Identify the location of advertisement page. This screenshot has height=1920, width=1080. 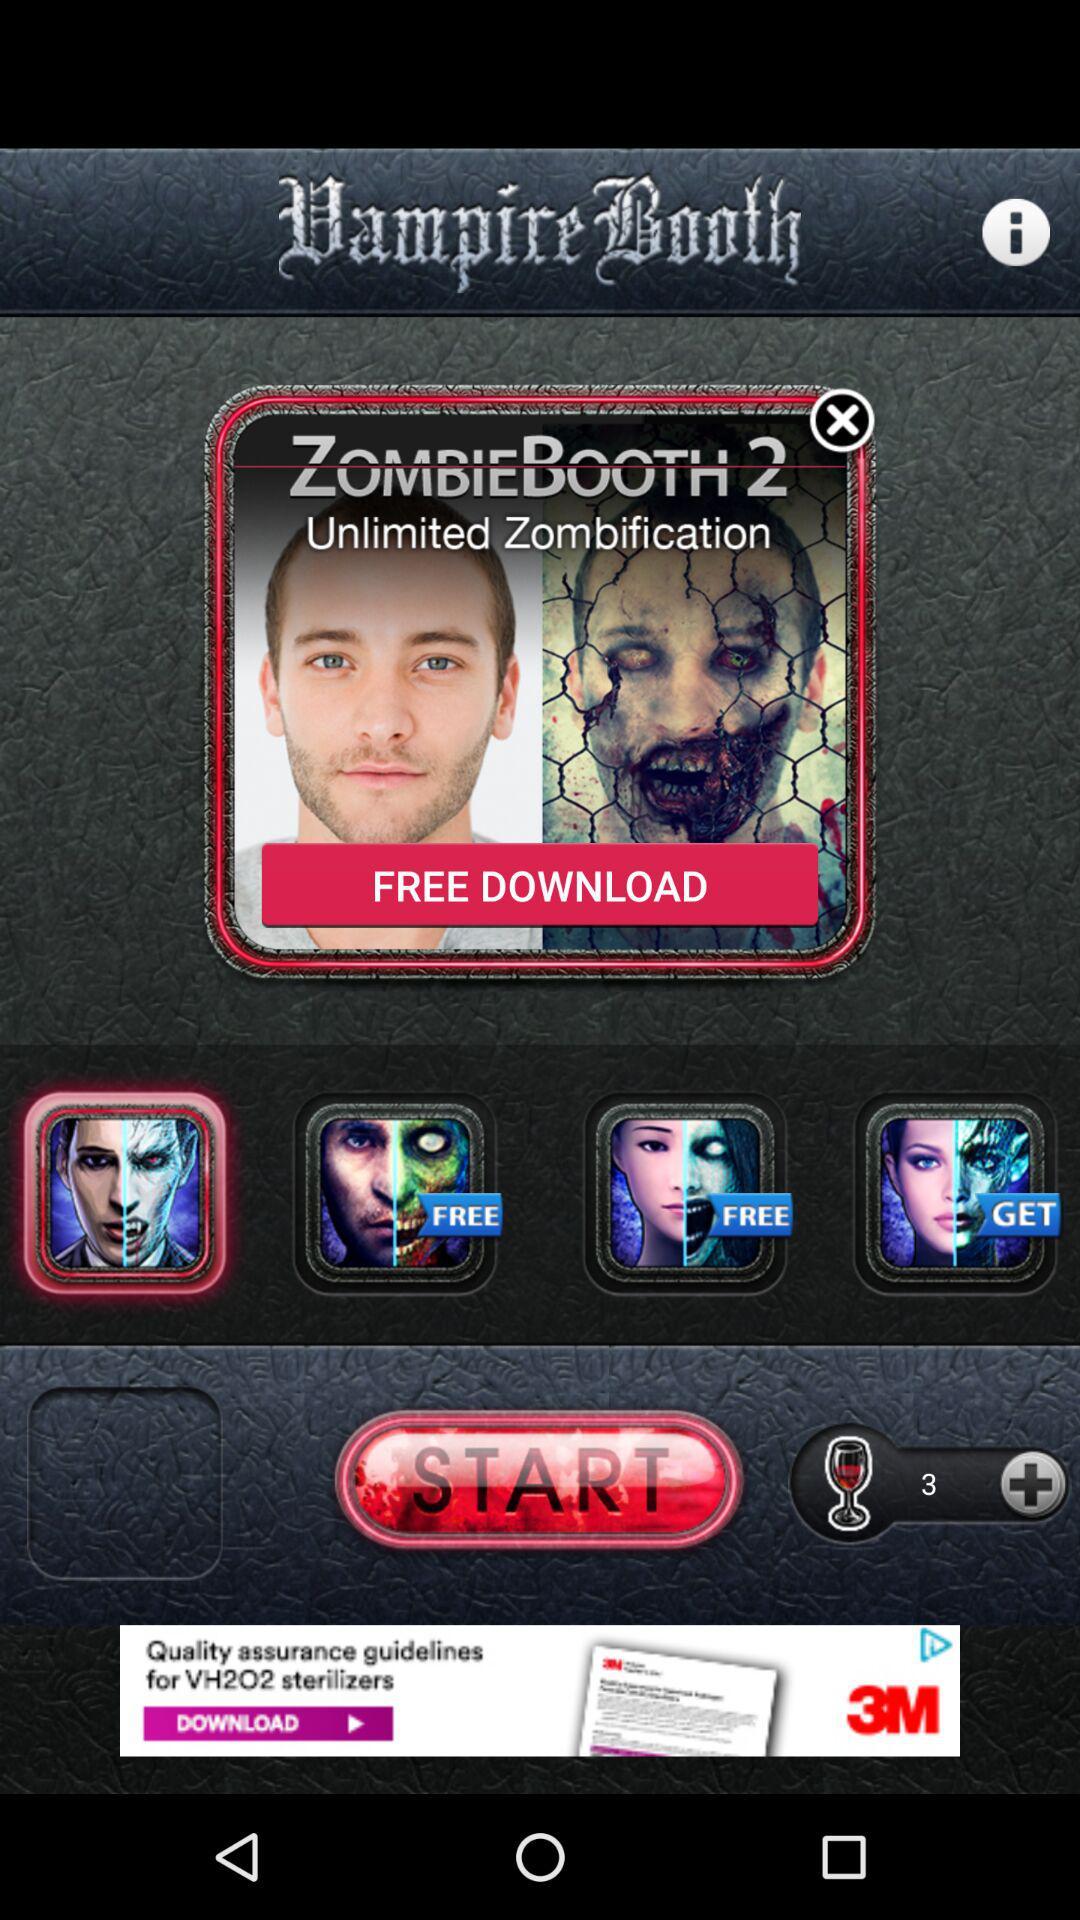
(540, 1689).